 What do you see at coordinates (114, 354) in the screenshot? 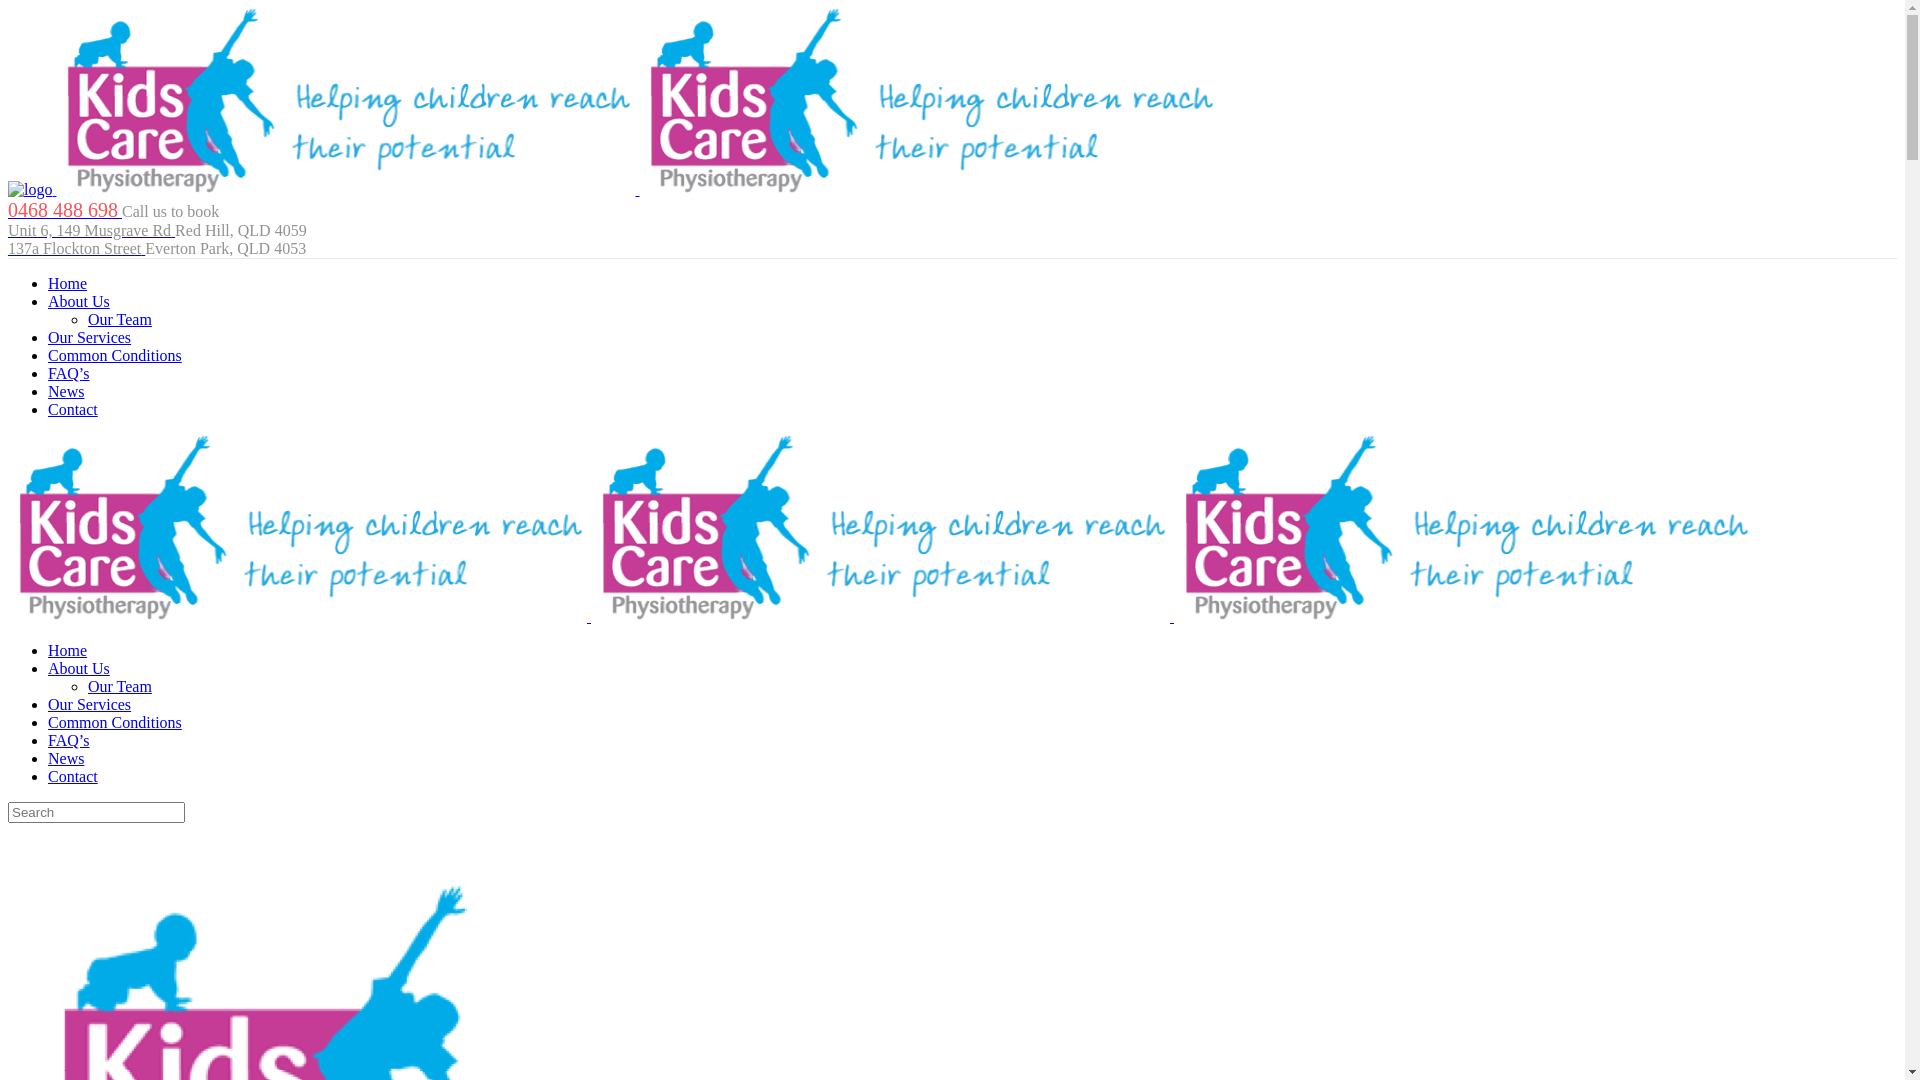
I see `'Common Conditions'` at bounding box center [114, 354].